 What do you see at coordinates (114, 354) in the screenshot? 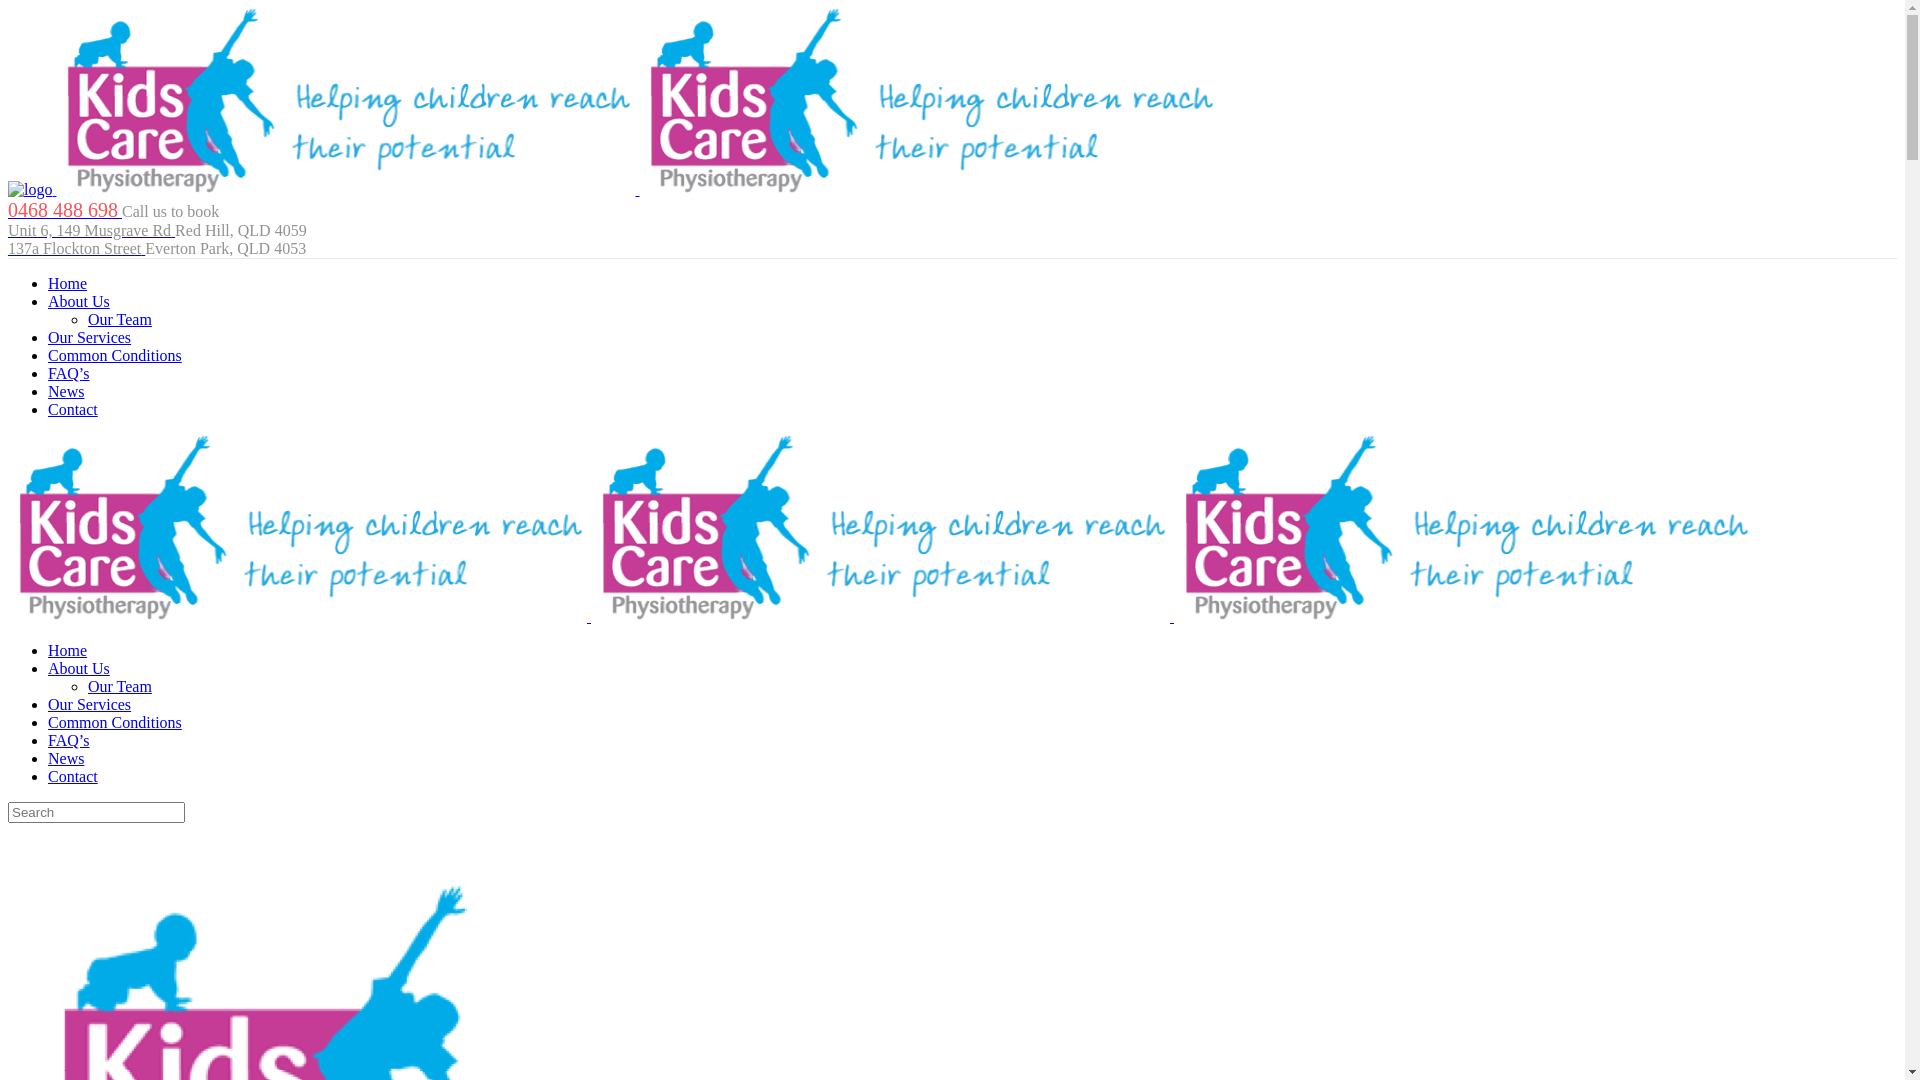
I see `'Common Conditions'` at bounding box center [114, 354].